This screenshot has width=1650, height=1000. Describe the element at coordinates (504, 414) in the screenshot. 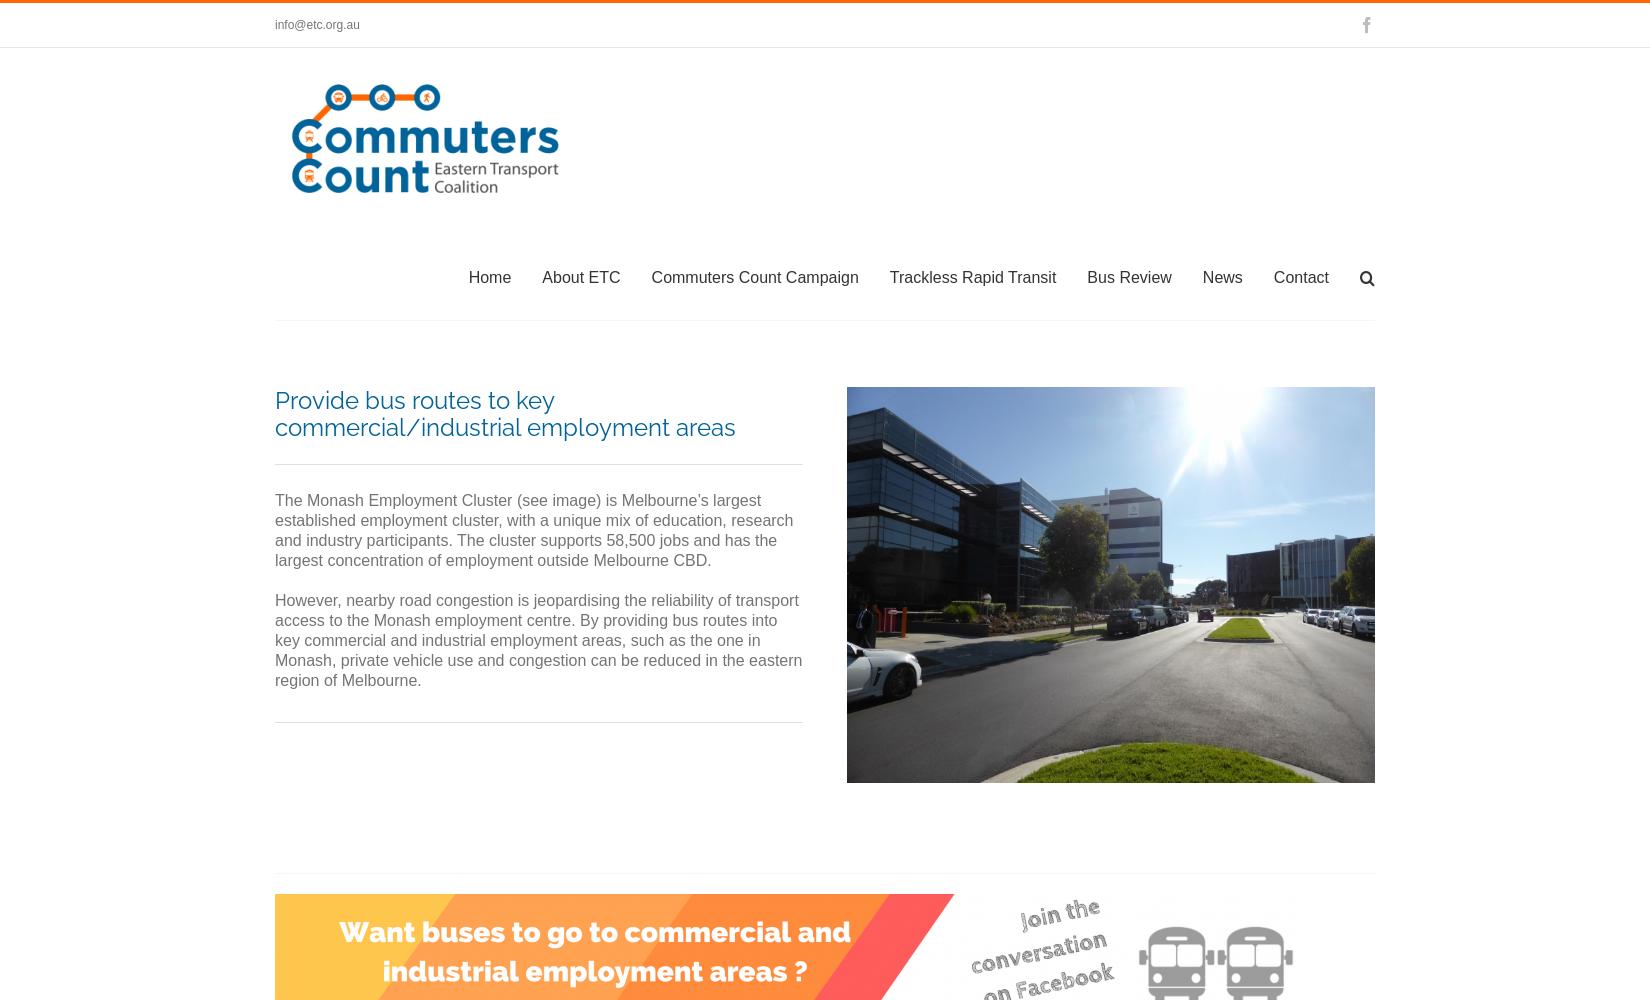

I see `'Provide bus routes to key commercial/industrial employment areas'` at that location.